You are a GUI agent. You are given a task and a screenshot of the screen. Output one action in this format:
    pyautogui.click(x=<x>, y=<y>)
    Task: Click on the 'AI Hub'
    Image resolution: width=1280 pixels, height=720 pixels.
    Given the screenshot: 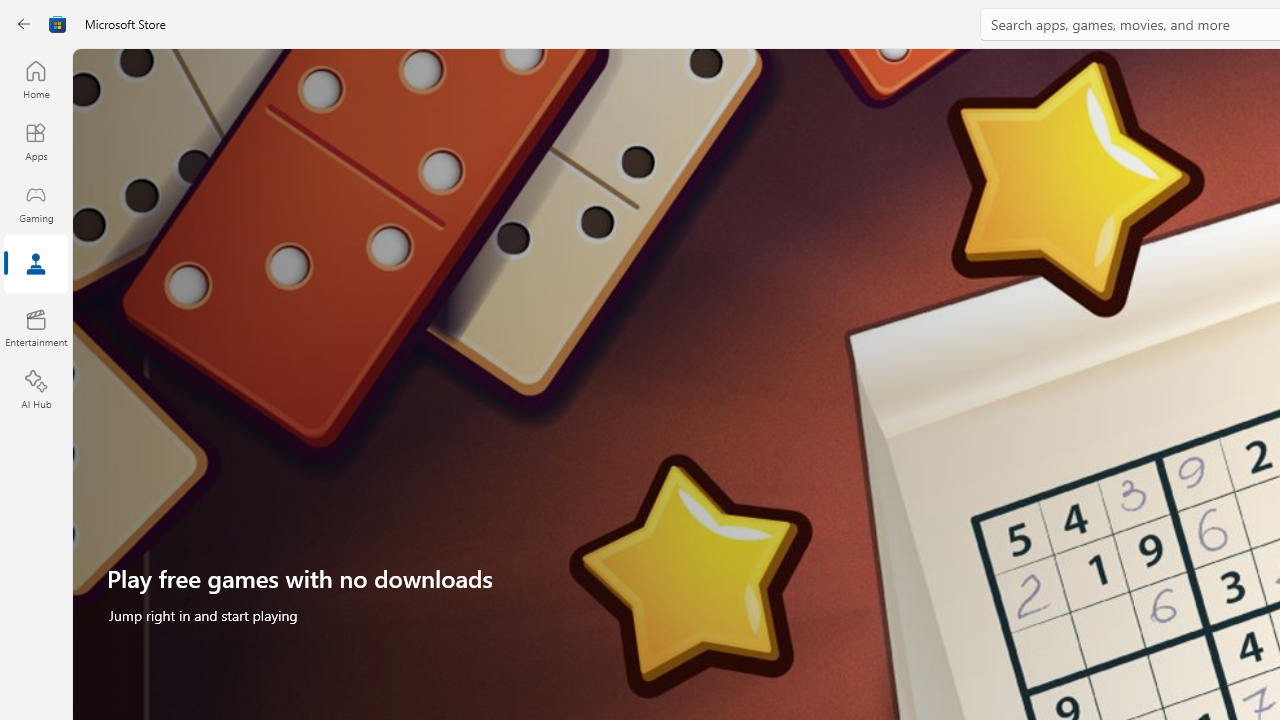 What is the action you would take?
    pyautogui.click(x=35, y=390)
    